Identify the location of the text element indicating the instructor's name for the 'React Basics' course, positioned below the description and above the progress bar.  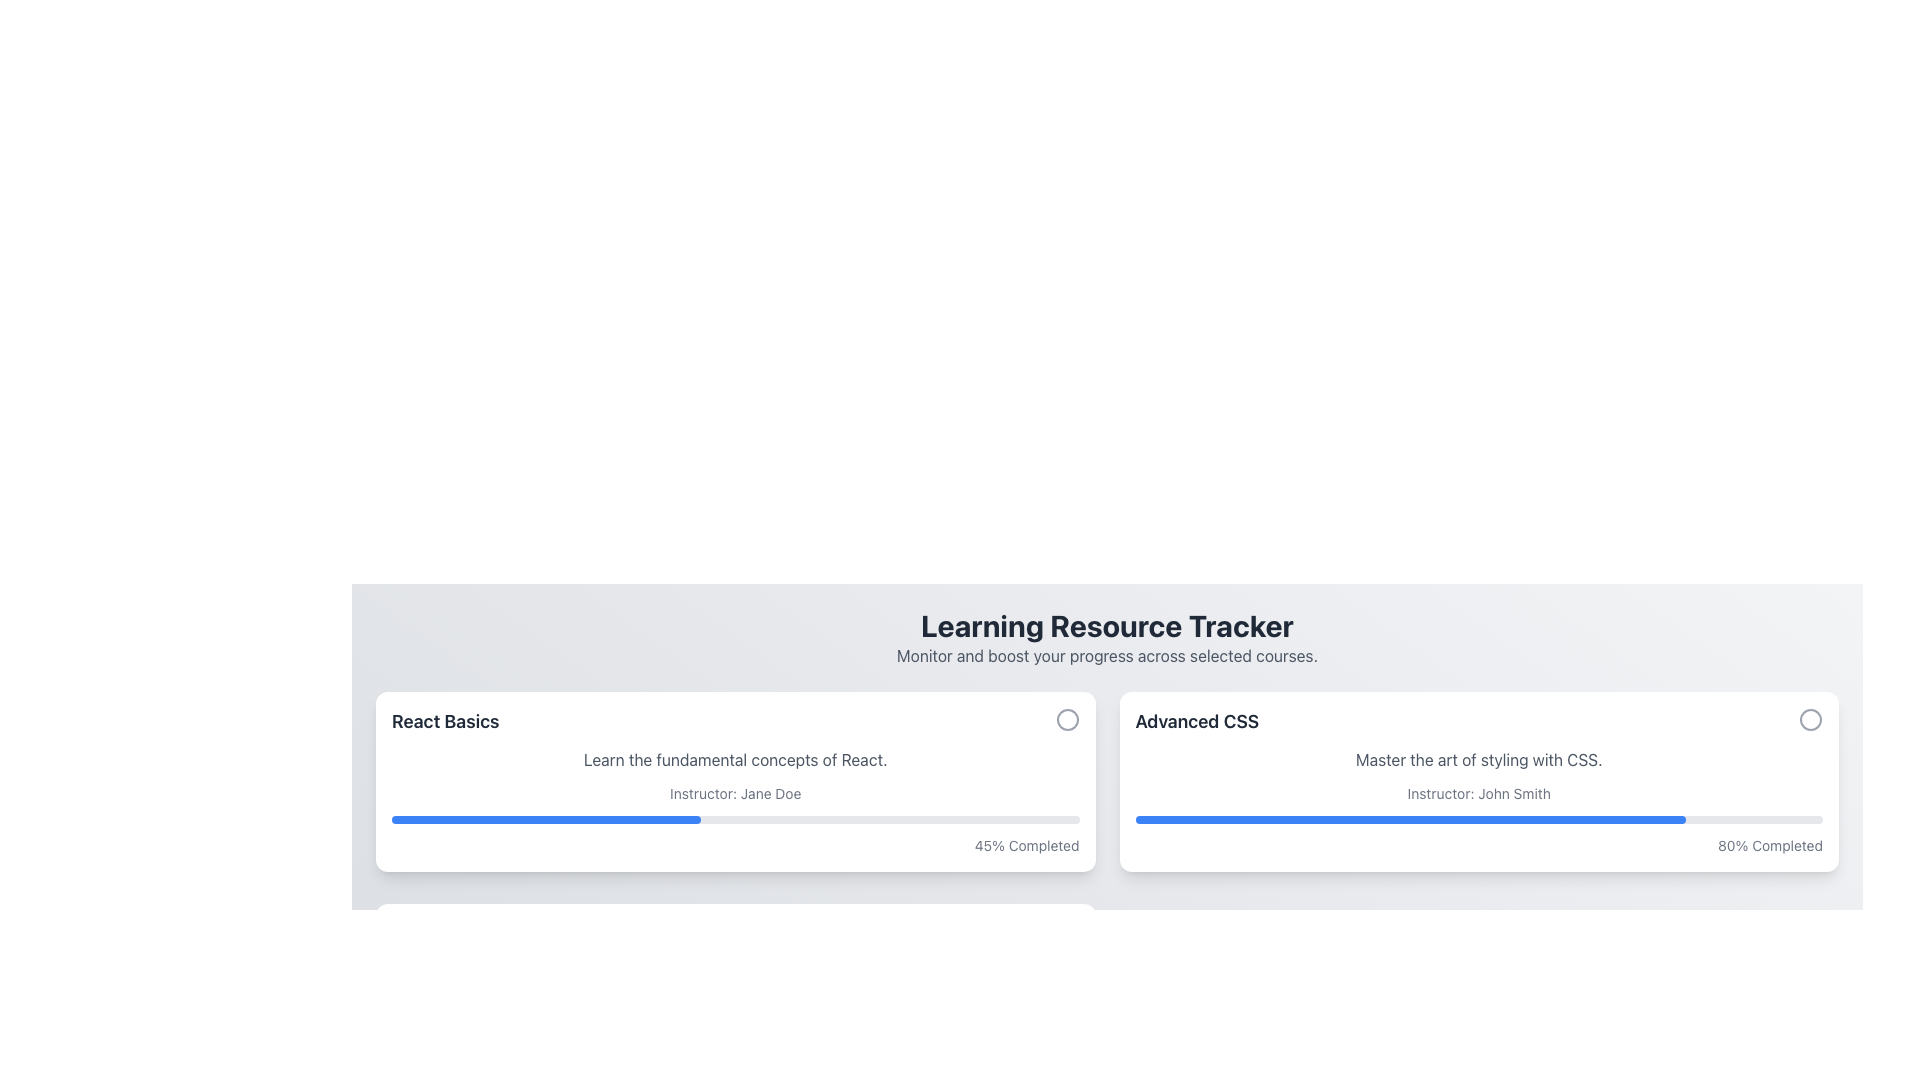
(734, 793).